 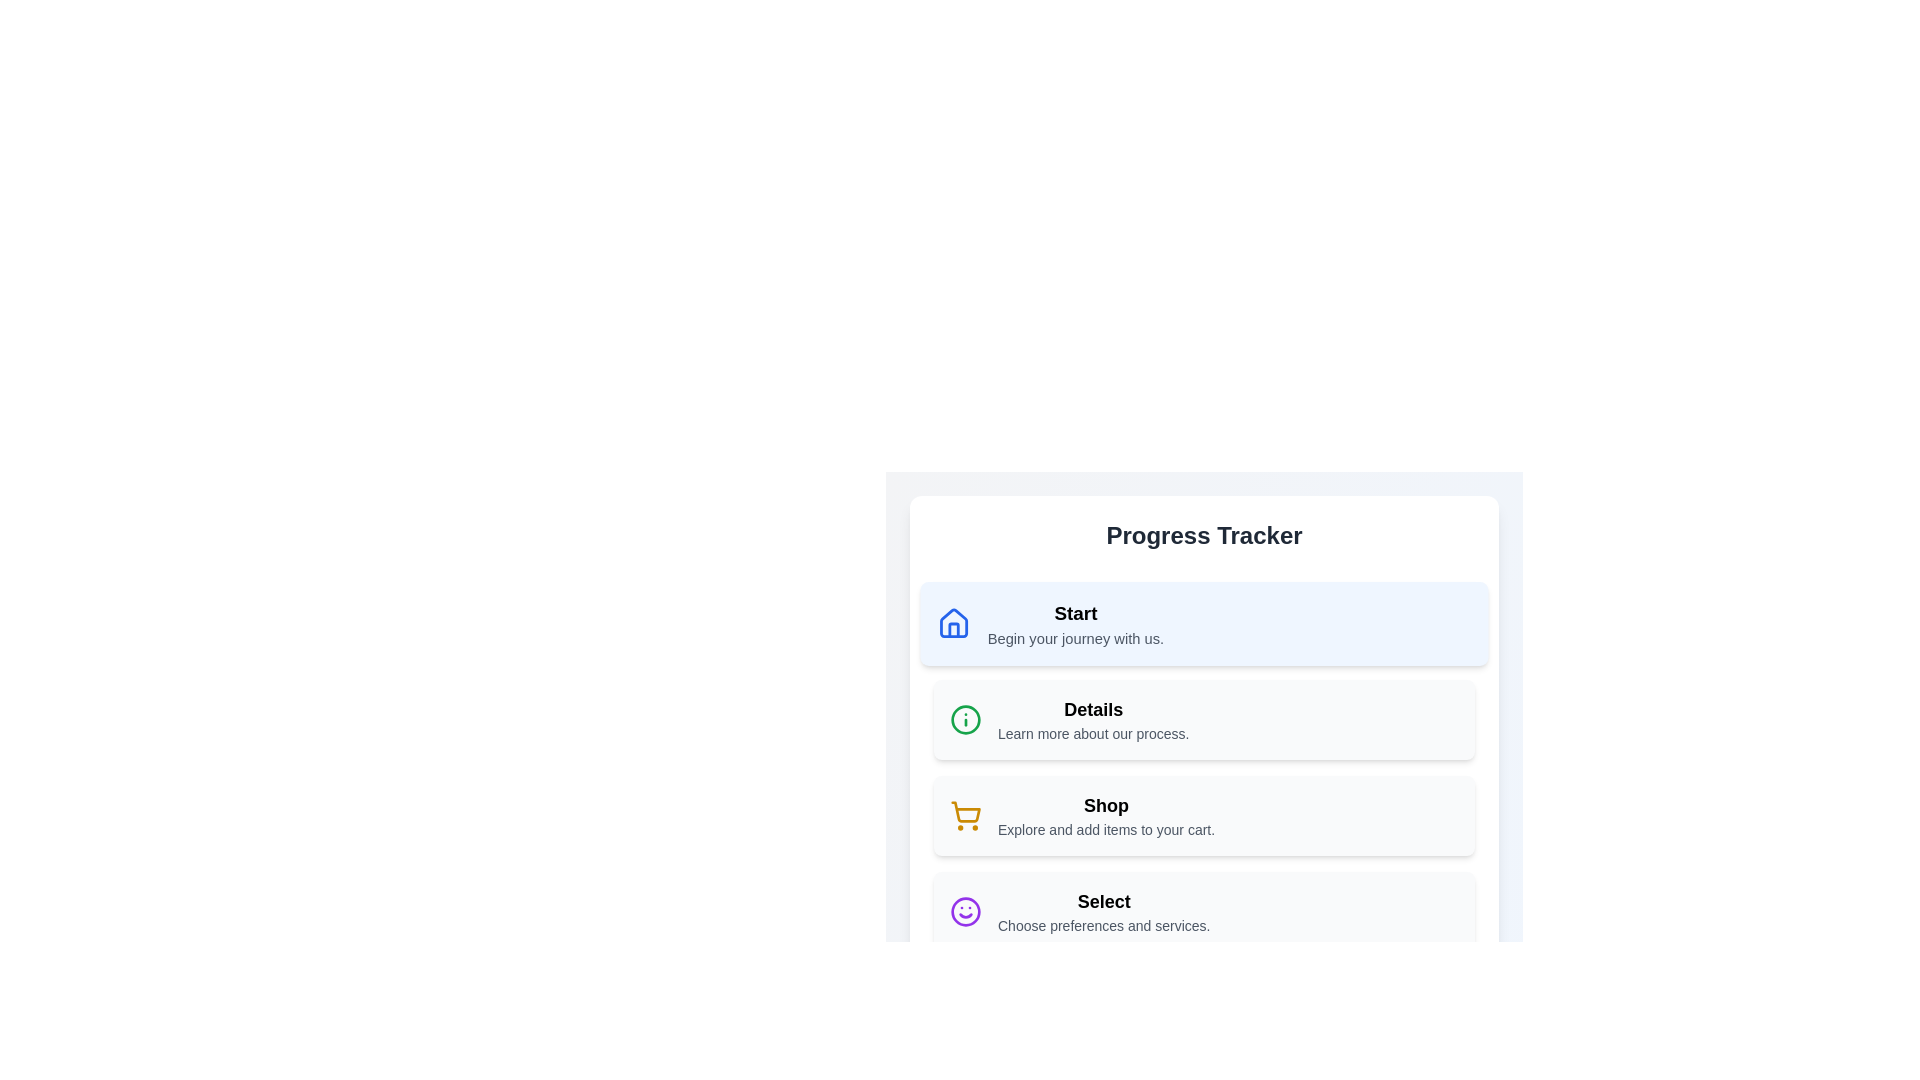 What do you see at coordinates (966, 812) in the screenshot?
I see `the shopping cart icon in the progress tracker, which visually represents the action of exploring and adding items to a cart` at bounding box center [966, 812].